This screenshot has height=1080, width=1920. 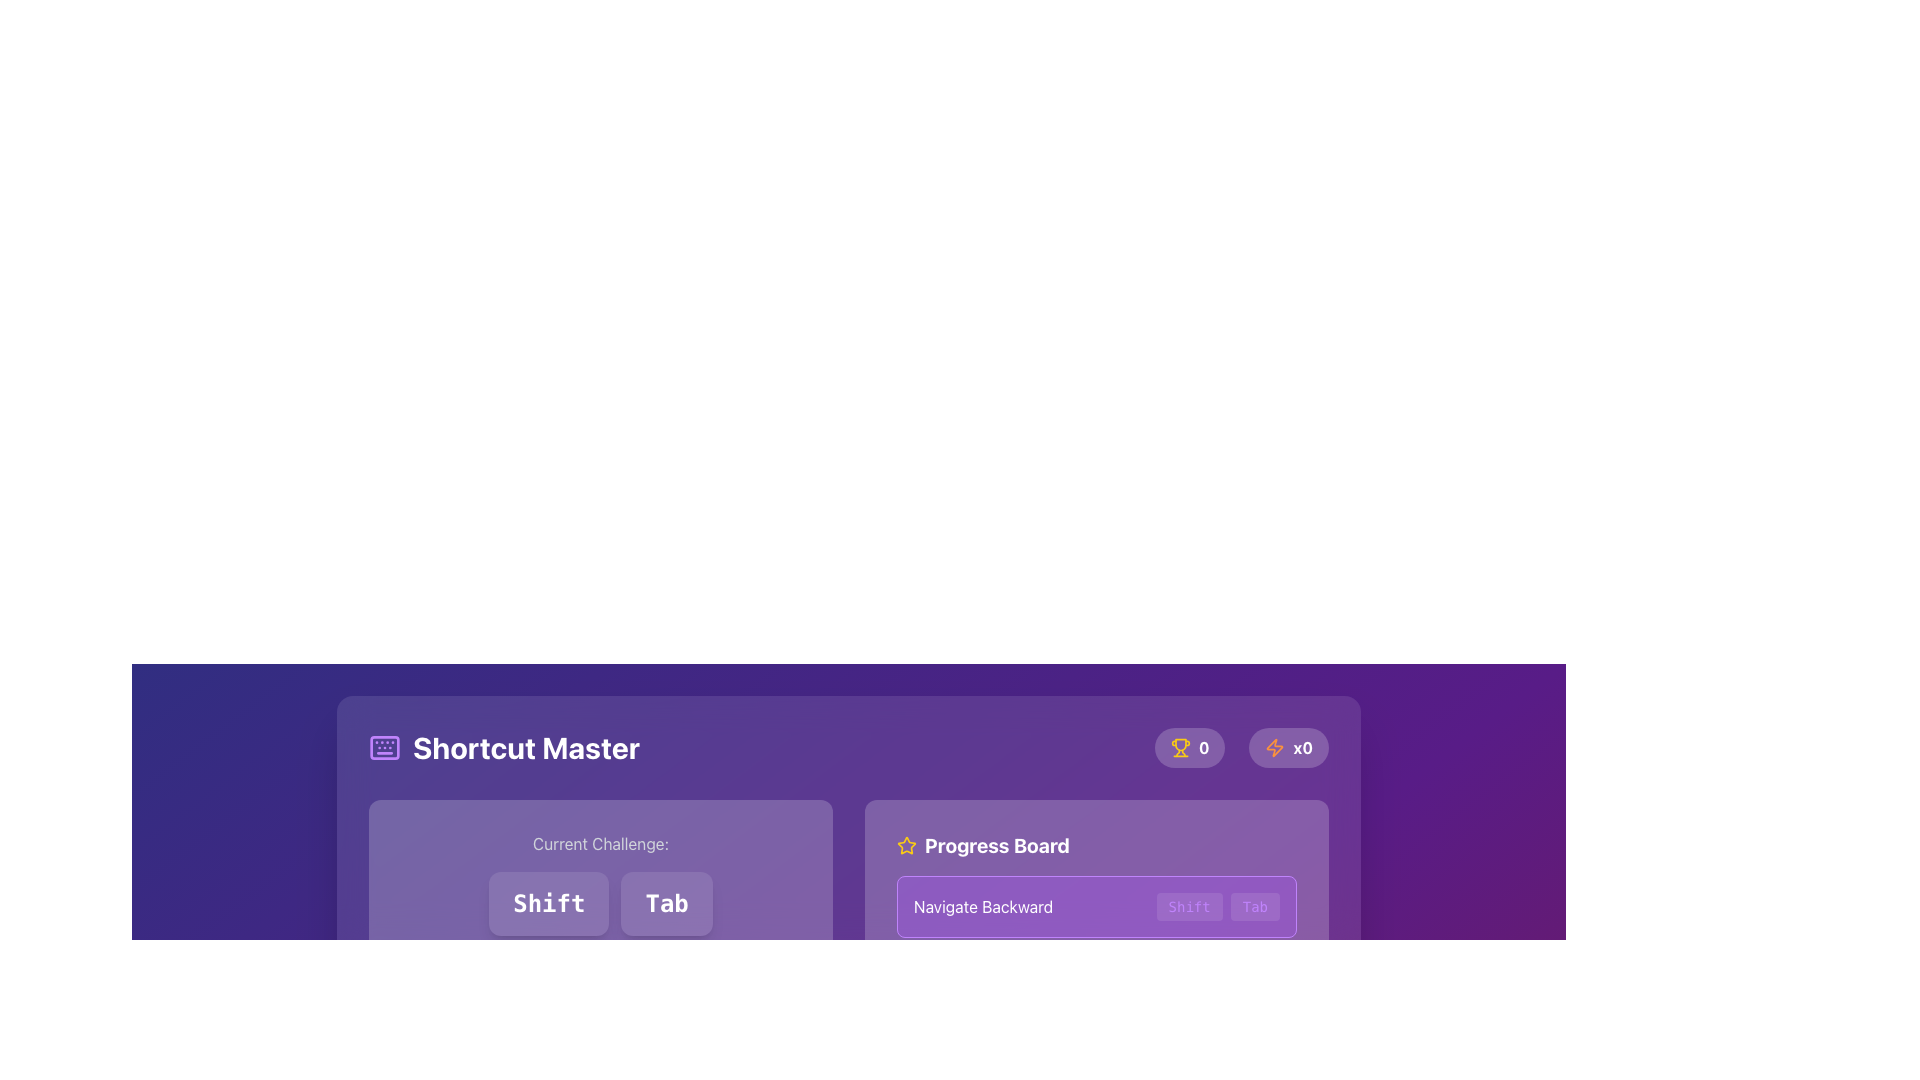 I want to click on the Statistical display element featuring a yellow trophy icon and the numeric value '0', located at the top-right corner of the interface, so click(x=1190, y=748).